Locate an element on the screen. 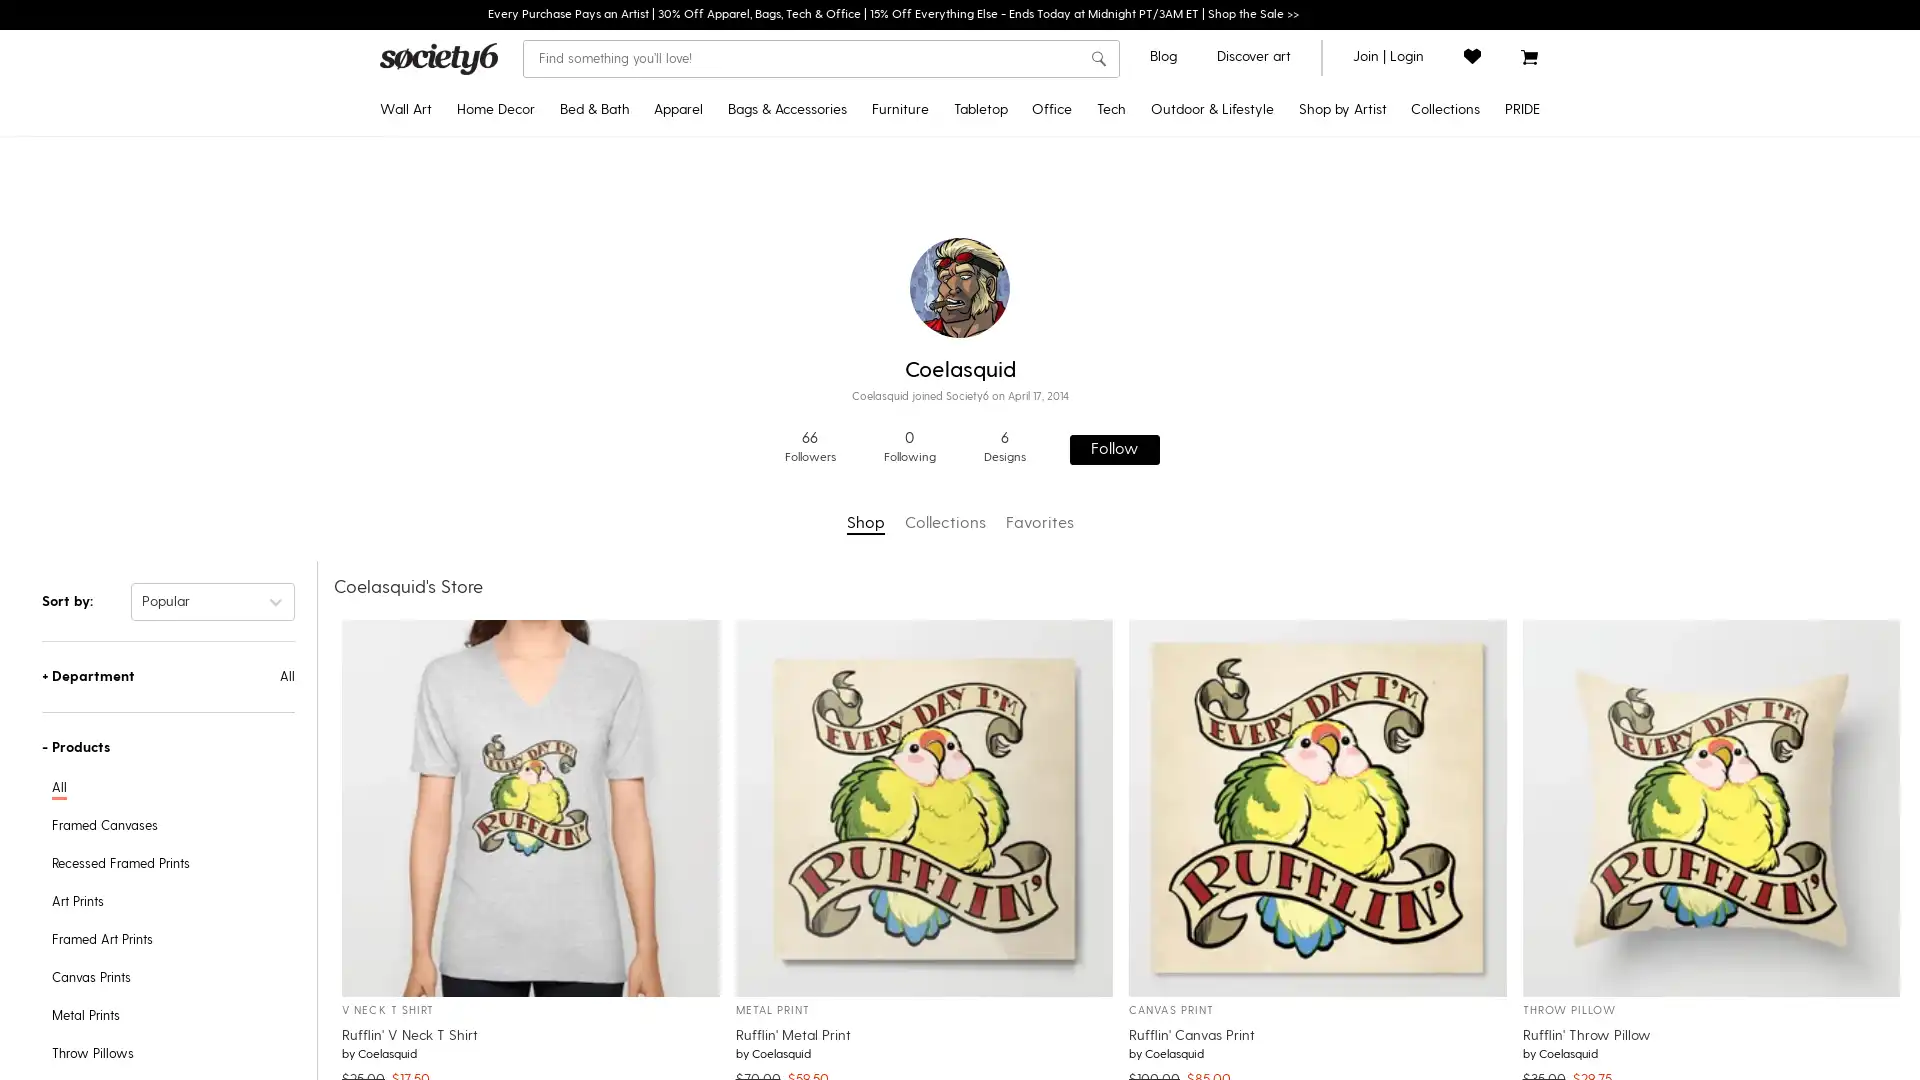  Apparel is located at coordinates (678, 110).